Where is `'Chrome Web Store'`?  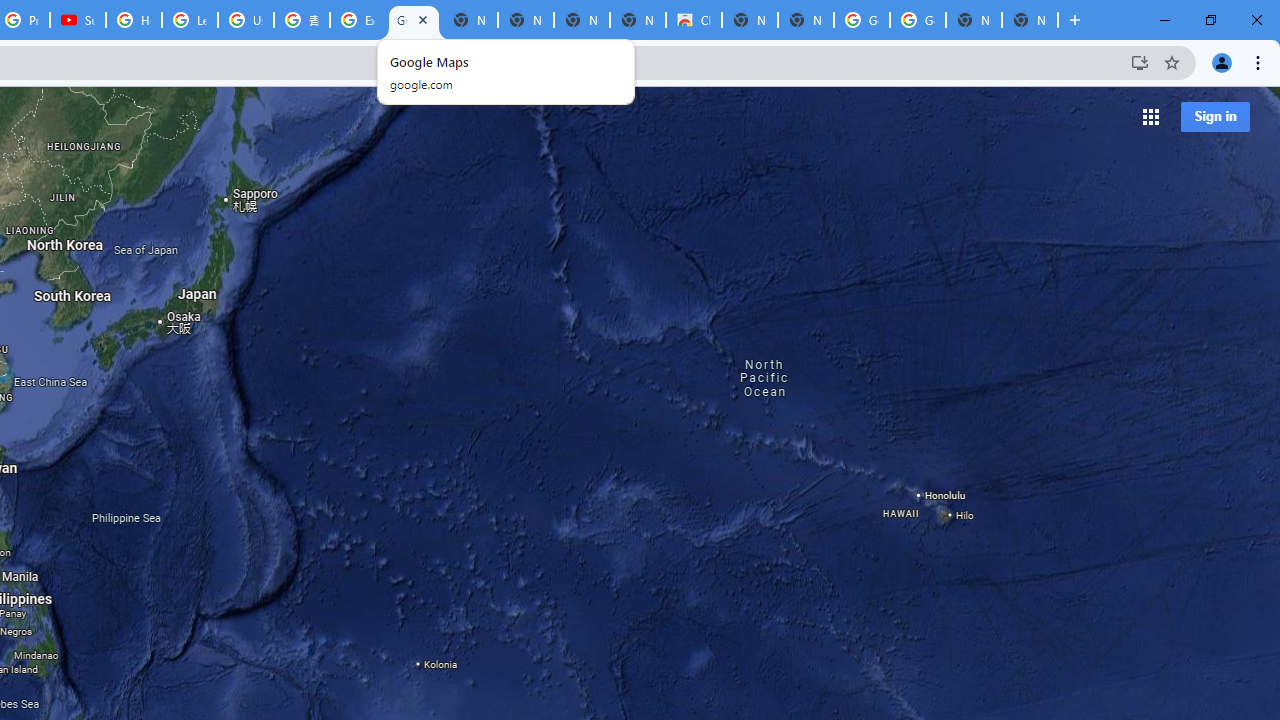
'Chrome Web Store' is located at coordinates (693, 20).